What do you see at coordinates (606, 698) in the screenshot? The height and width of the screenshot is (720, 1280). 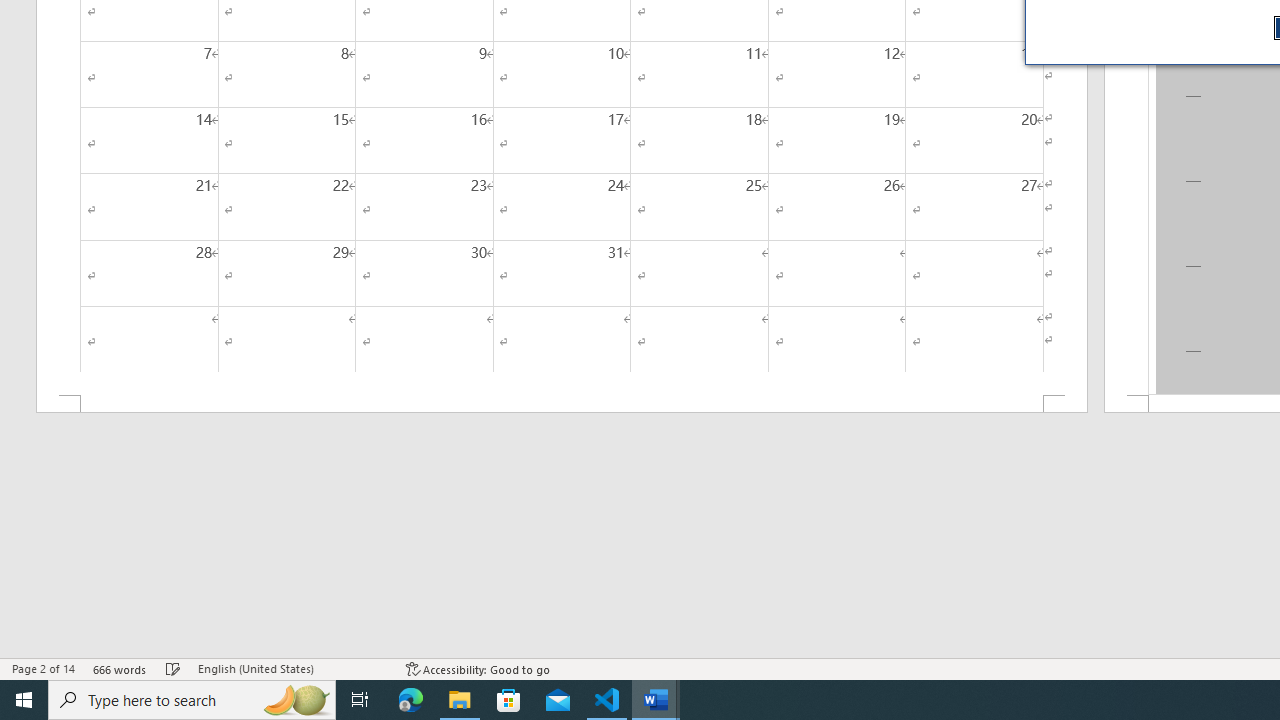 I see `'Visual Studio Code - 1 running window'` at bounding box center [606, 698].